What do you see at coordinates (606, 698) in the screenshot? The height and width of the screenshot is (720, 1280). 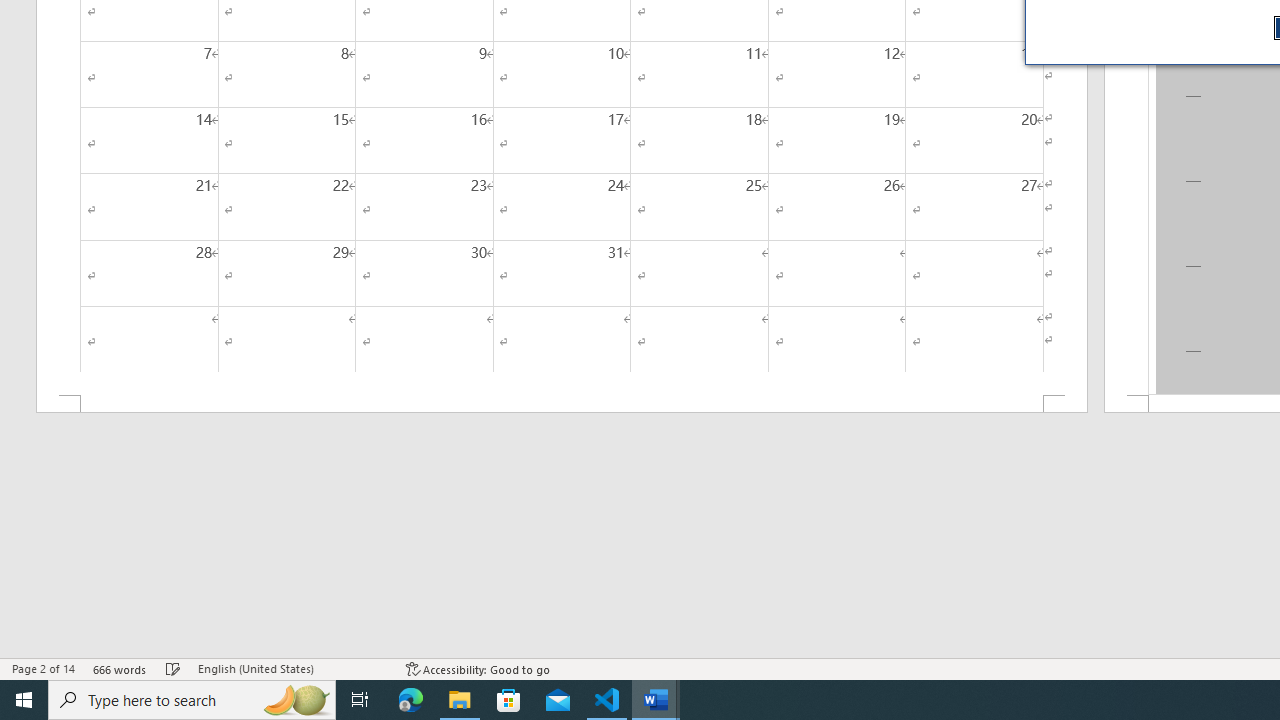 I see `'Visual Studio Code - 1 running window'` at bounding box center [606, 698].